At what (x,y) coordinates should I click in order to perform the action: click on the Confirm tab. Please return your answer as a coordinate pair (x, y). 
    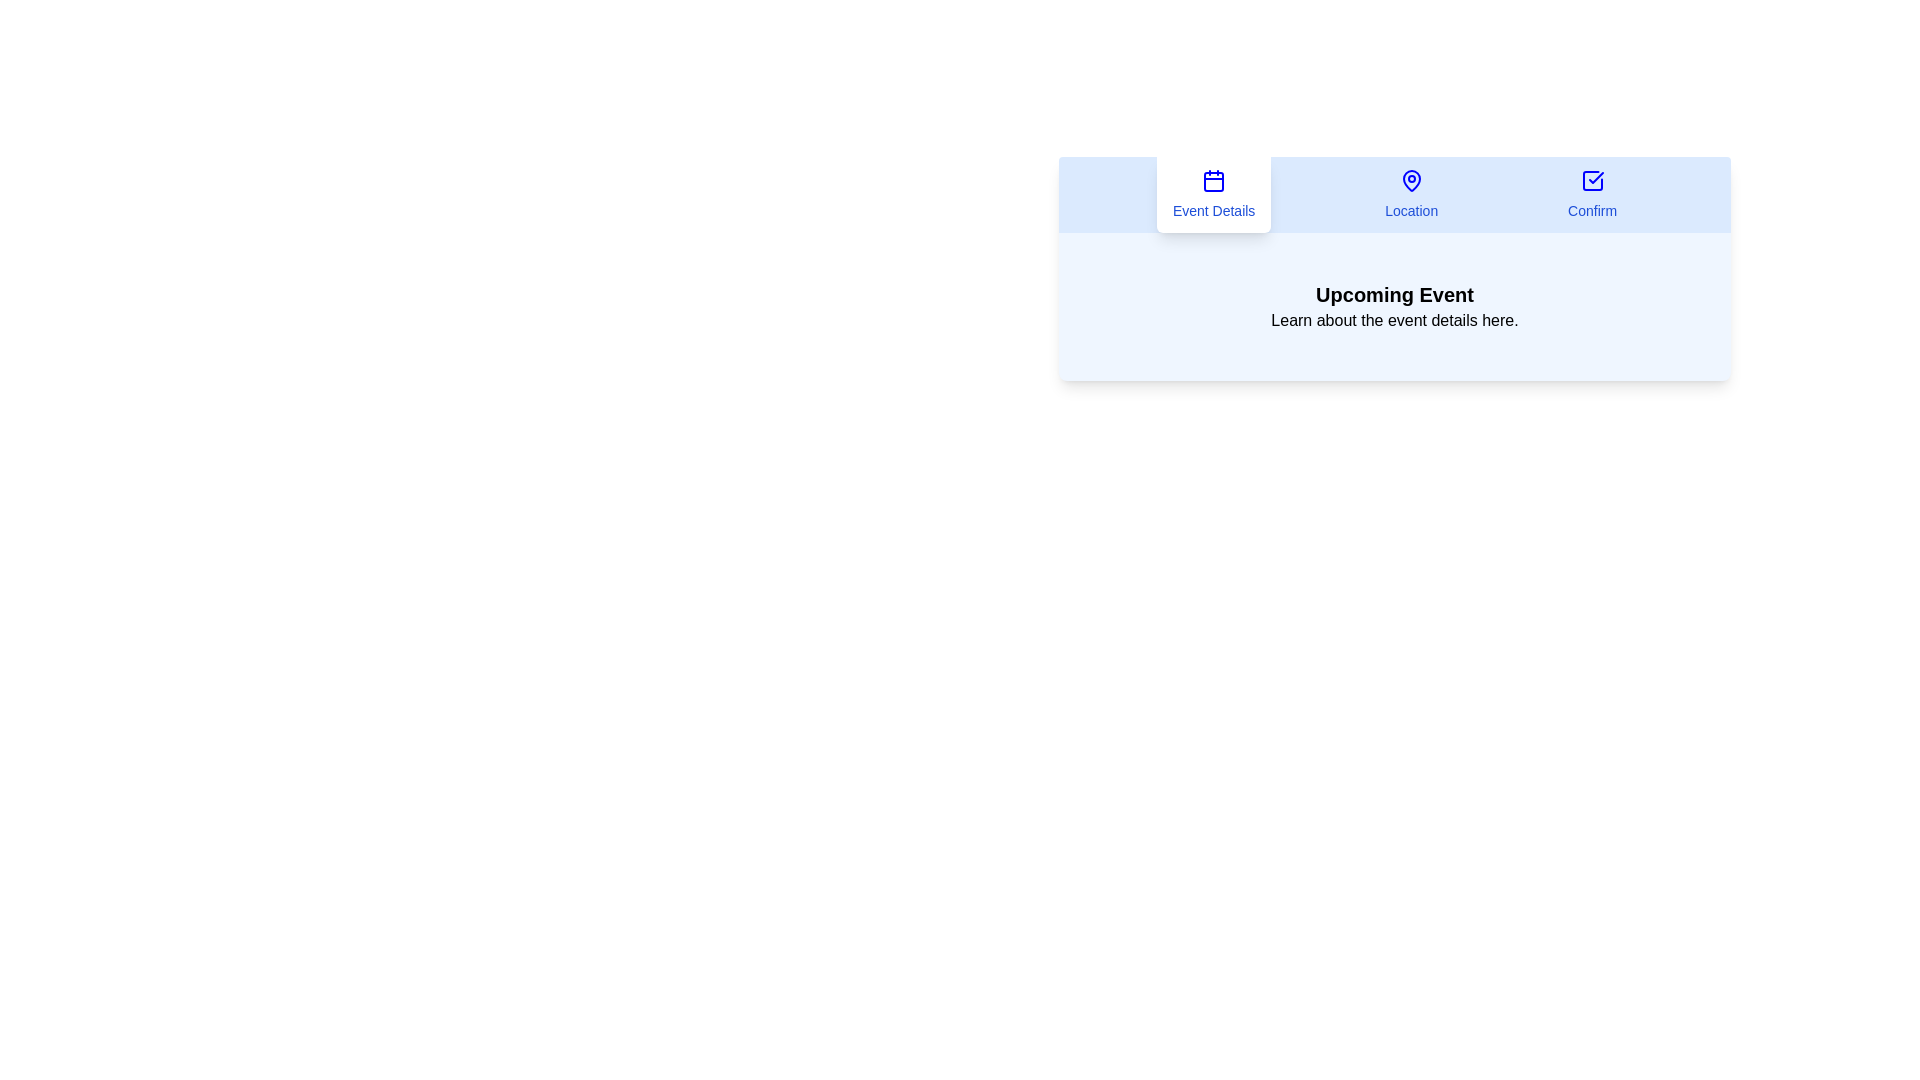
    Looking at the image, I should click on (1591, 195).